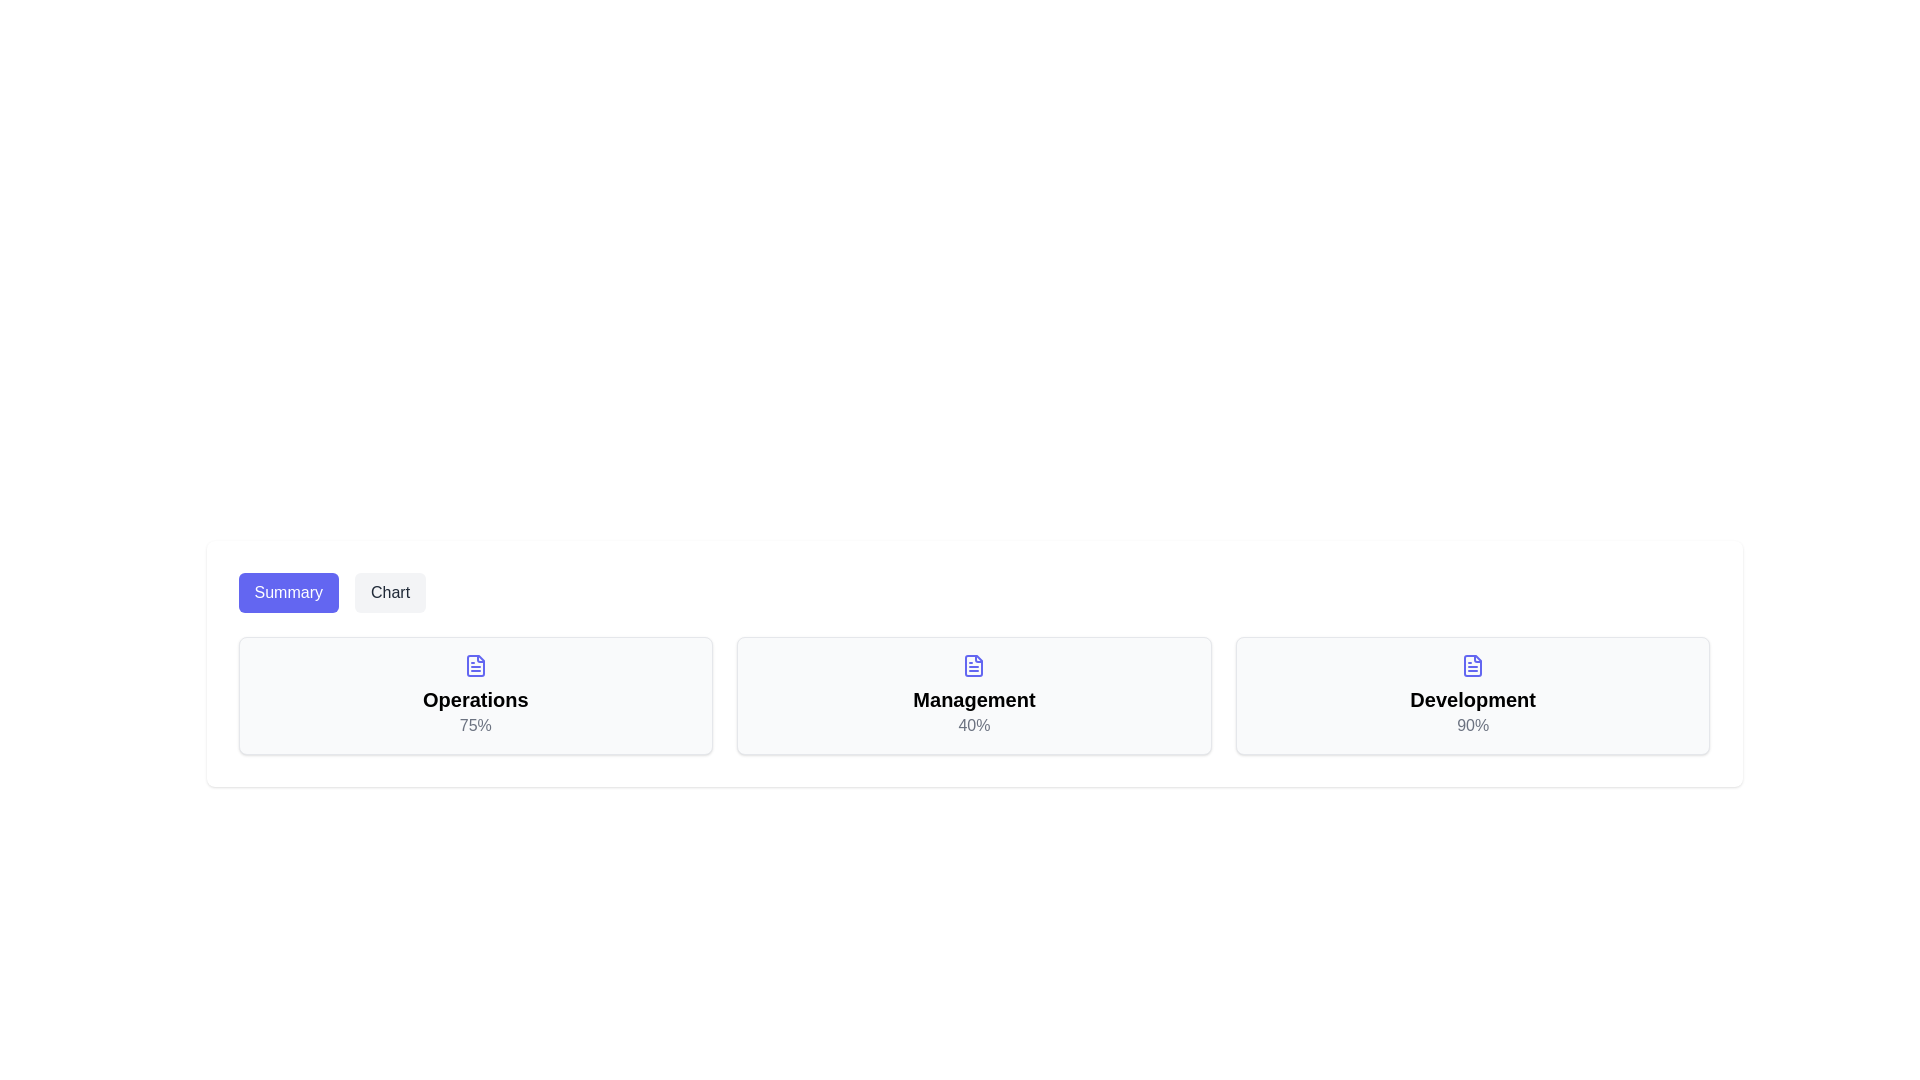  I want to click on the 'Chart' button, which is a rectangular button with dark gray text on a light gray background, located to the right of the 'Summary' button in the upper-left portion of the interface, so click(390, 592).